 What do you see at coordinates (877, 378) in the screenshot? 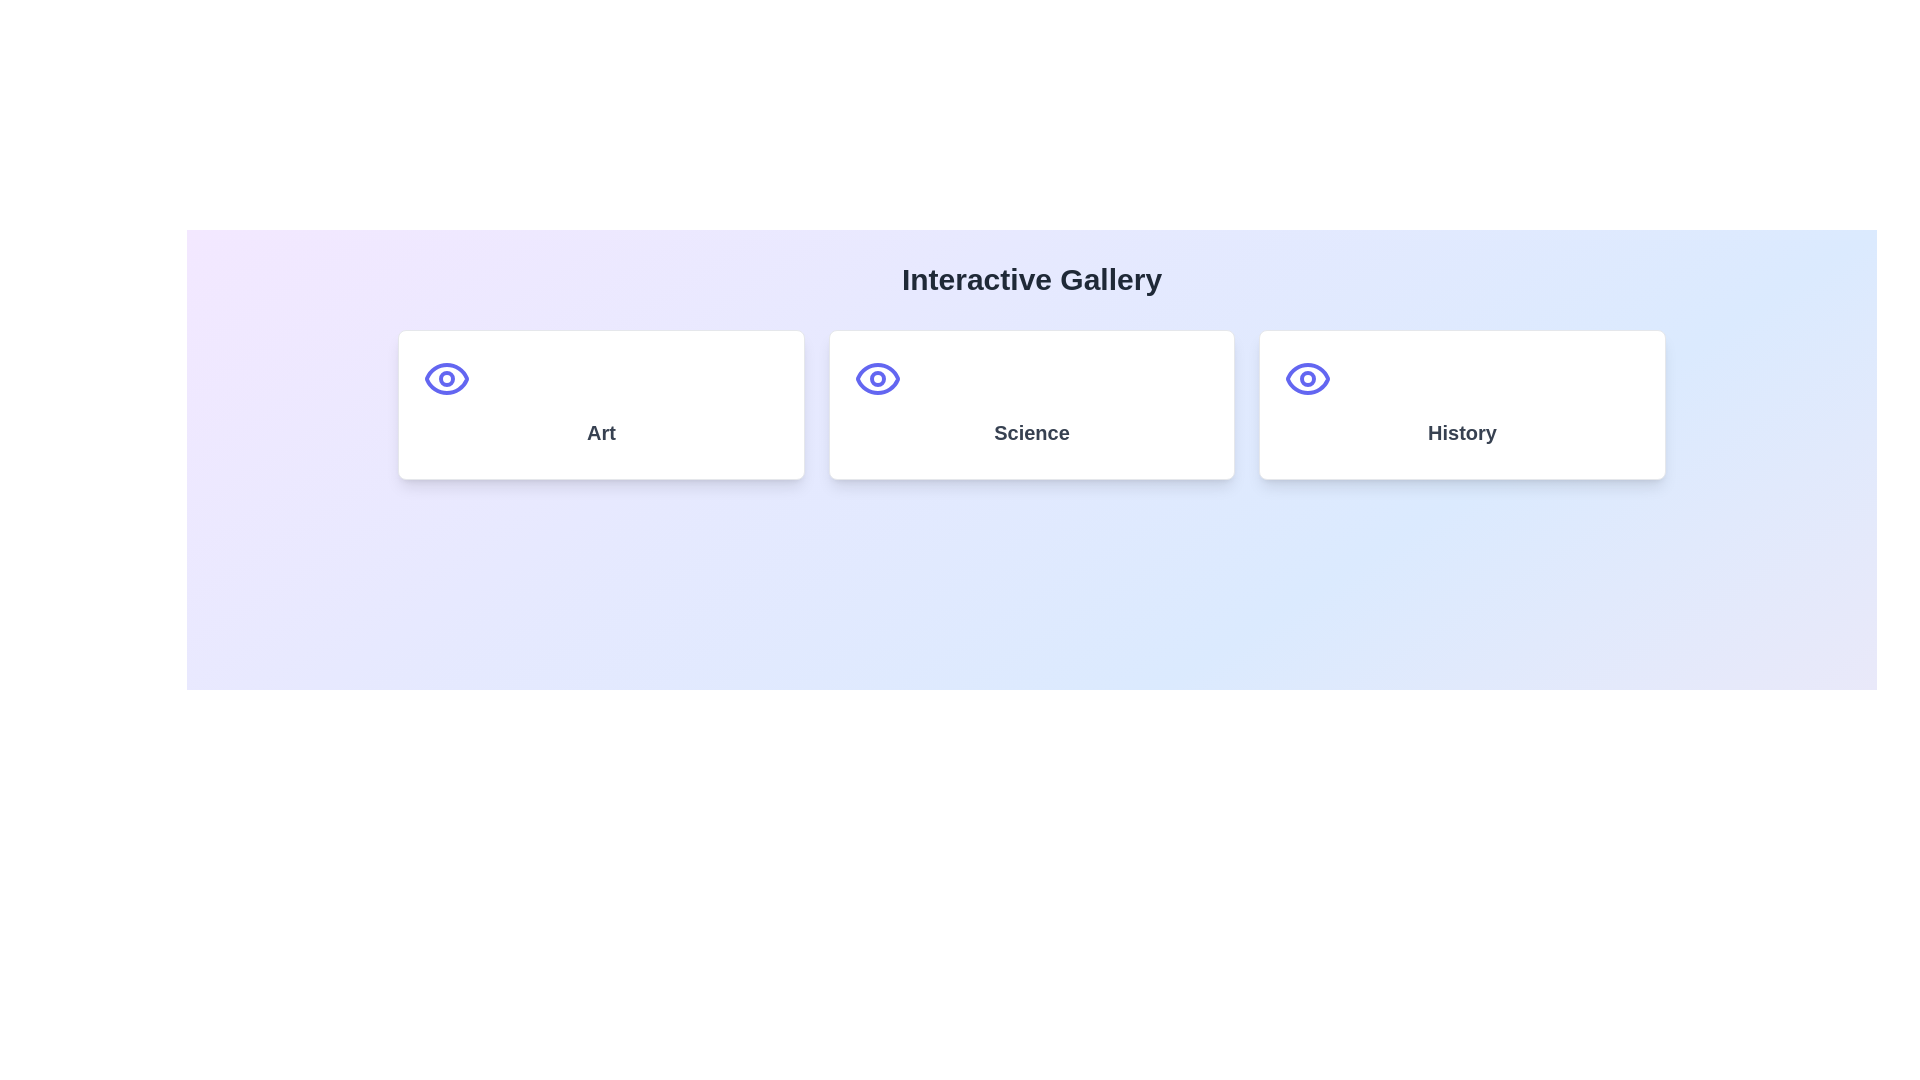
I see `the visibility icon located above the text label 'Science' on the second card in the horizontal row of cards labeled 'Art,' 'Science,' and 'History.'` at bounding box center [877, 378].